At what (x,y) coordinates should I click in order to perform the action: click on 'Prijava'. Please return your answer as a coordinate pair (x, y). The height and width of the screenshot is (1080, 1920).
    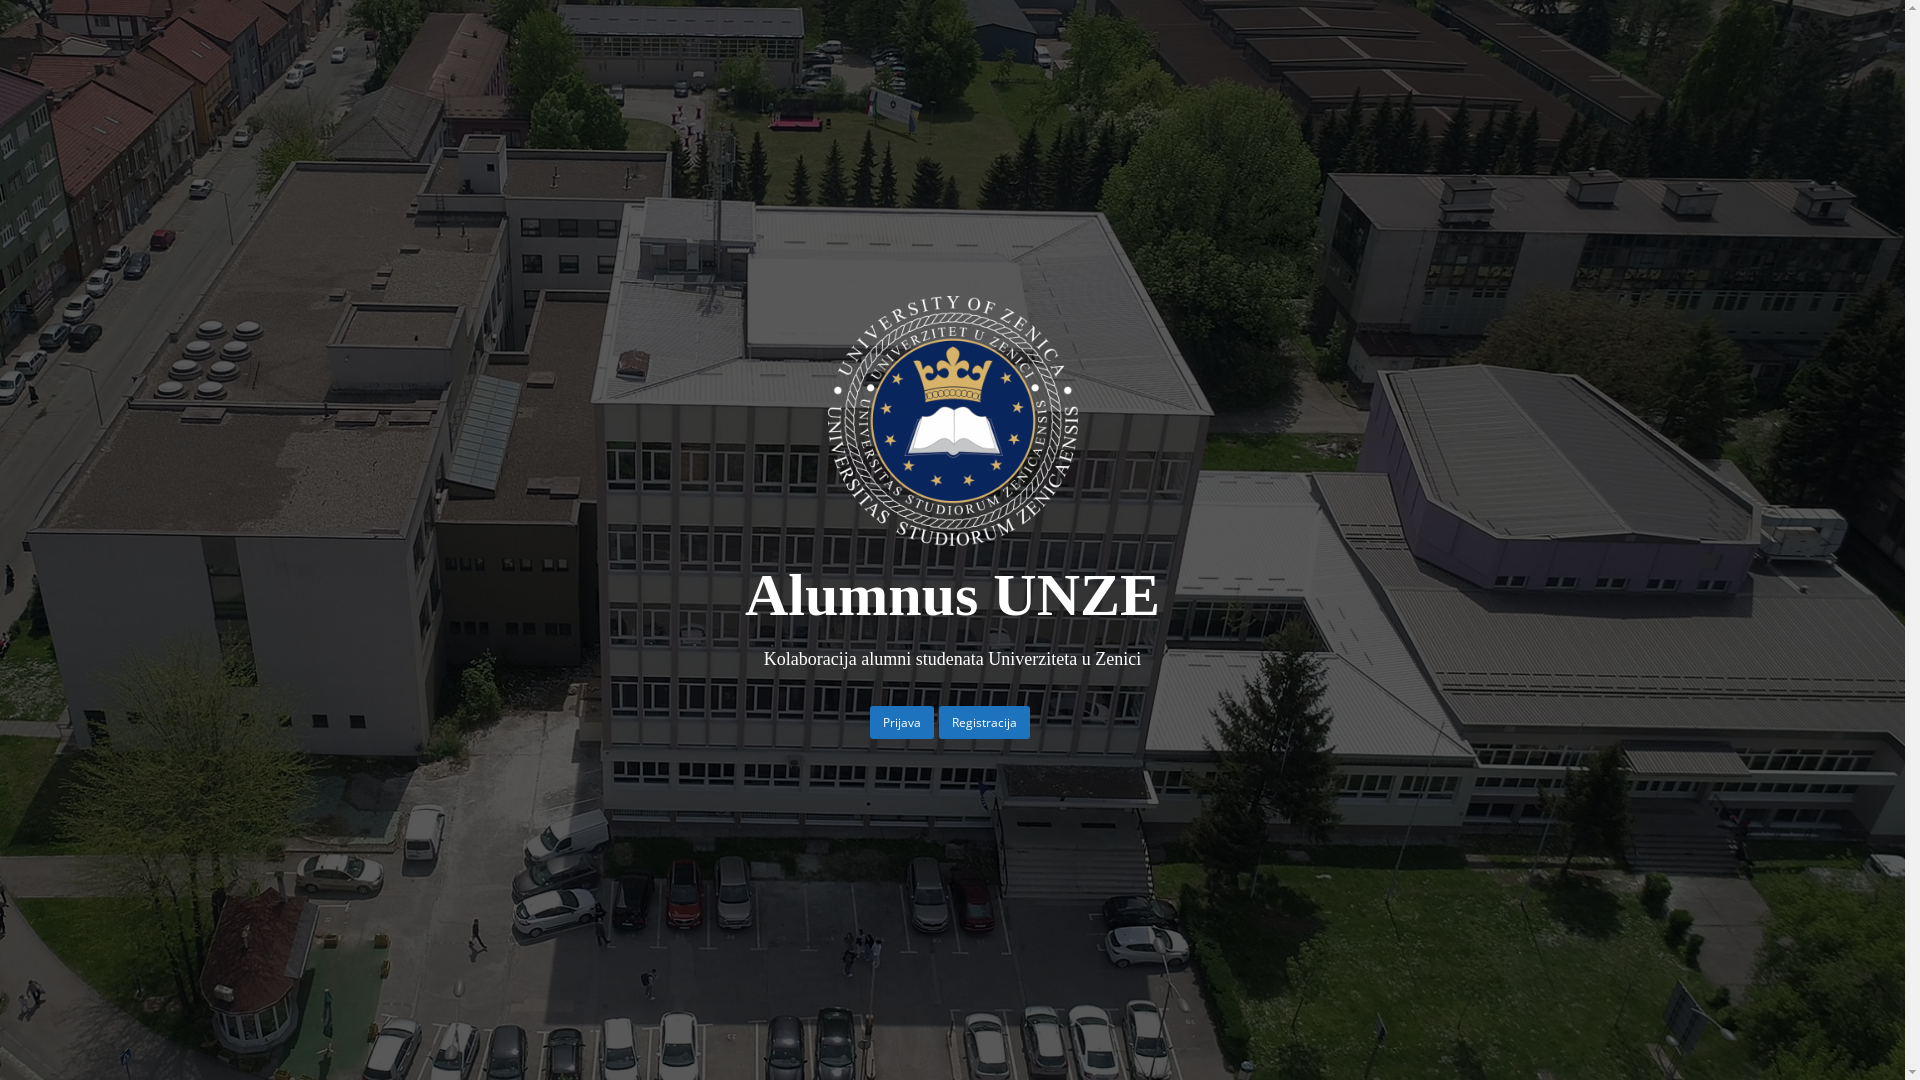
    Looking at the image, I should click on (901, 722).